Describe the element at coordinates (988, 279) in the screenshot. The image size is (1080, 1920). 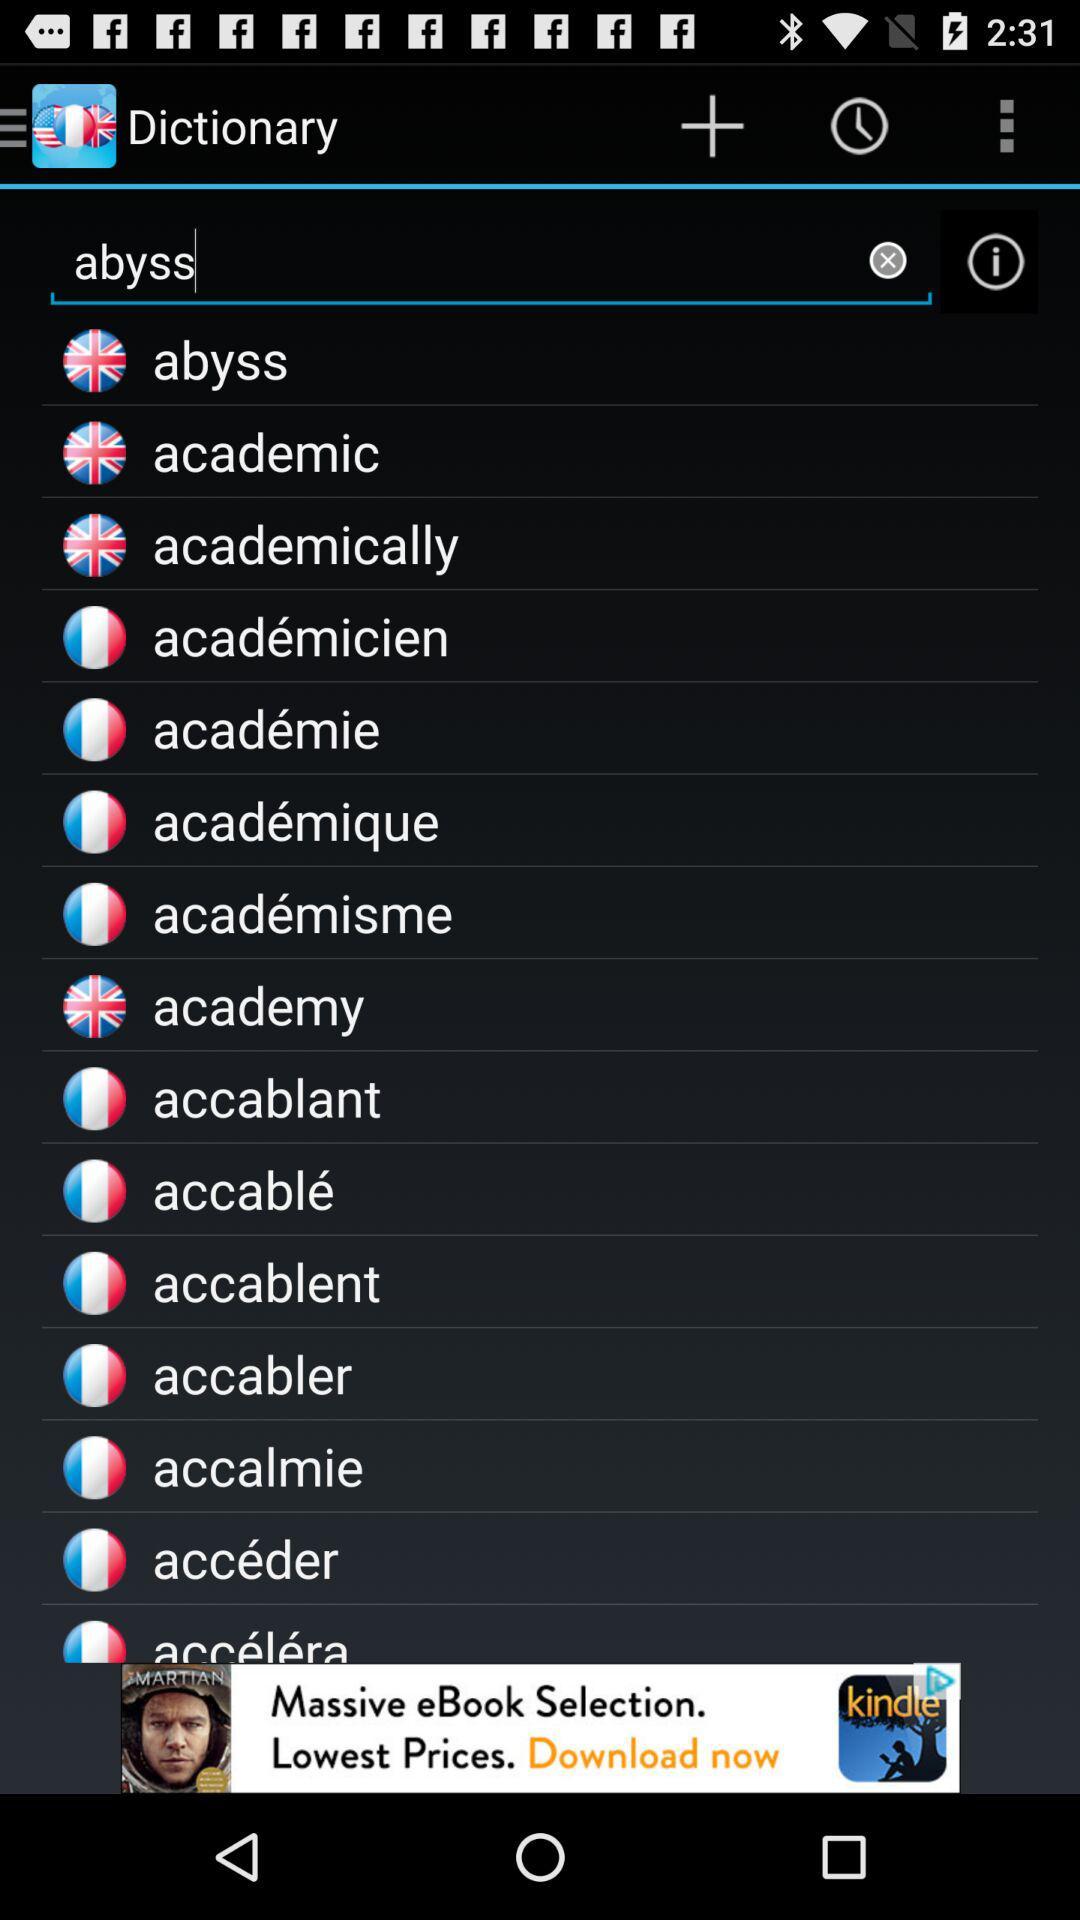
I see `the info icon` at that location.